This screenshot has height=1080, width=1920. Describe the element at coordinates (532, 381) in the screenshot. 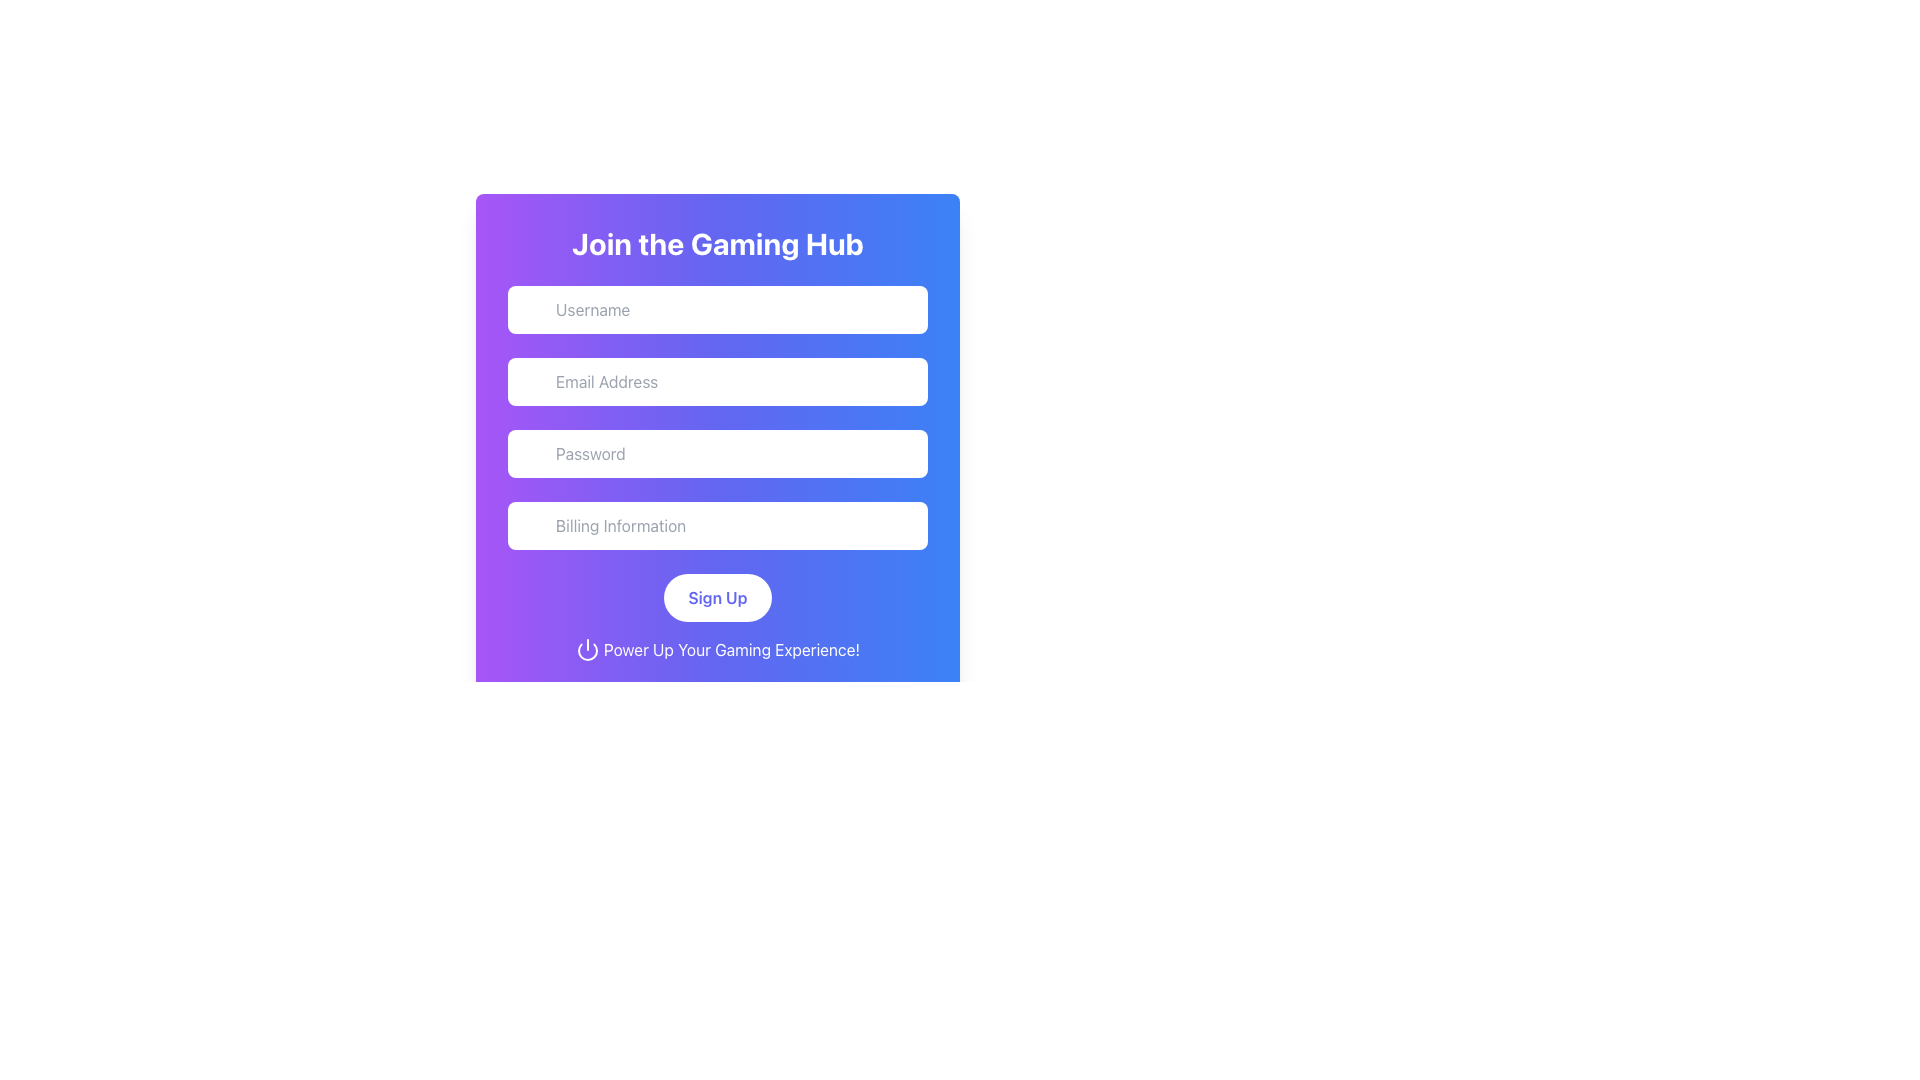

I see `the icon that indicates the purpose of the email address input field, located to the left of the 'Email Address' input field in the form` at that location.